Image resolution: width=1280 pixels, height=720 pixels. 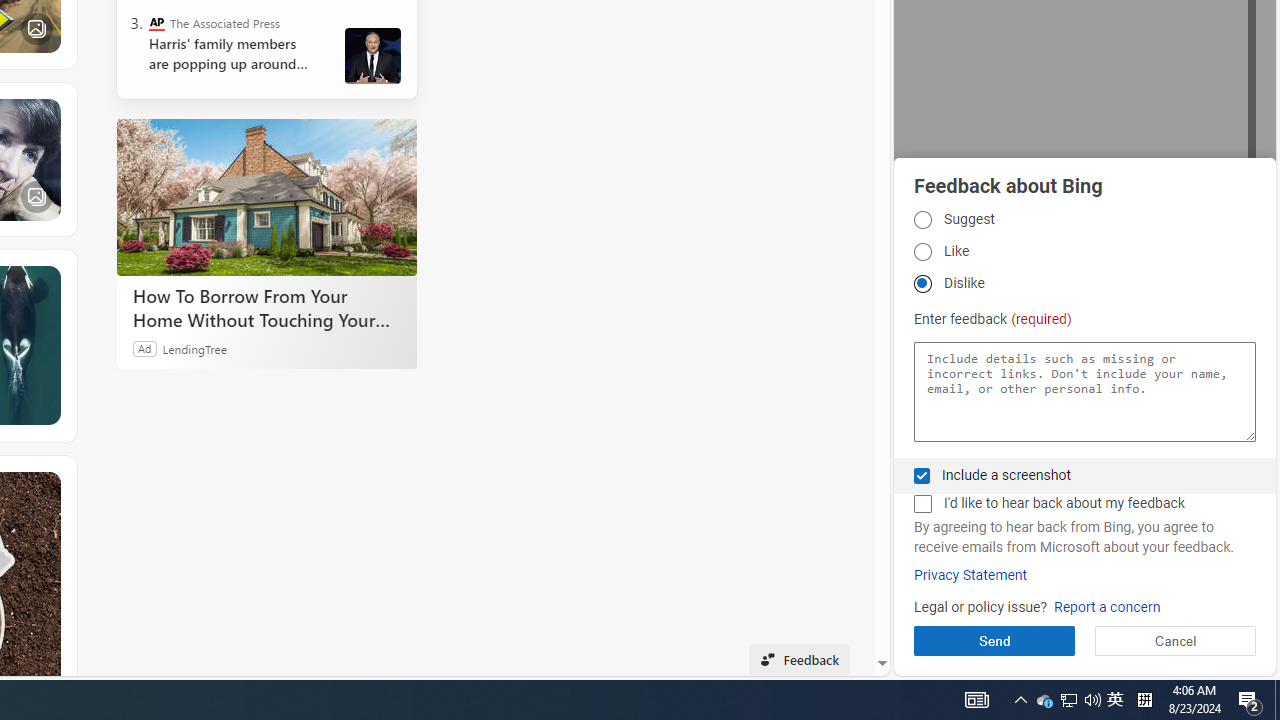 I want to click on 'Like Like', so click(x=921, y=250).